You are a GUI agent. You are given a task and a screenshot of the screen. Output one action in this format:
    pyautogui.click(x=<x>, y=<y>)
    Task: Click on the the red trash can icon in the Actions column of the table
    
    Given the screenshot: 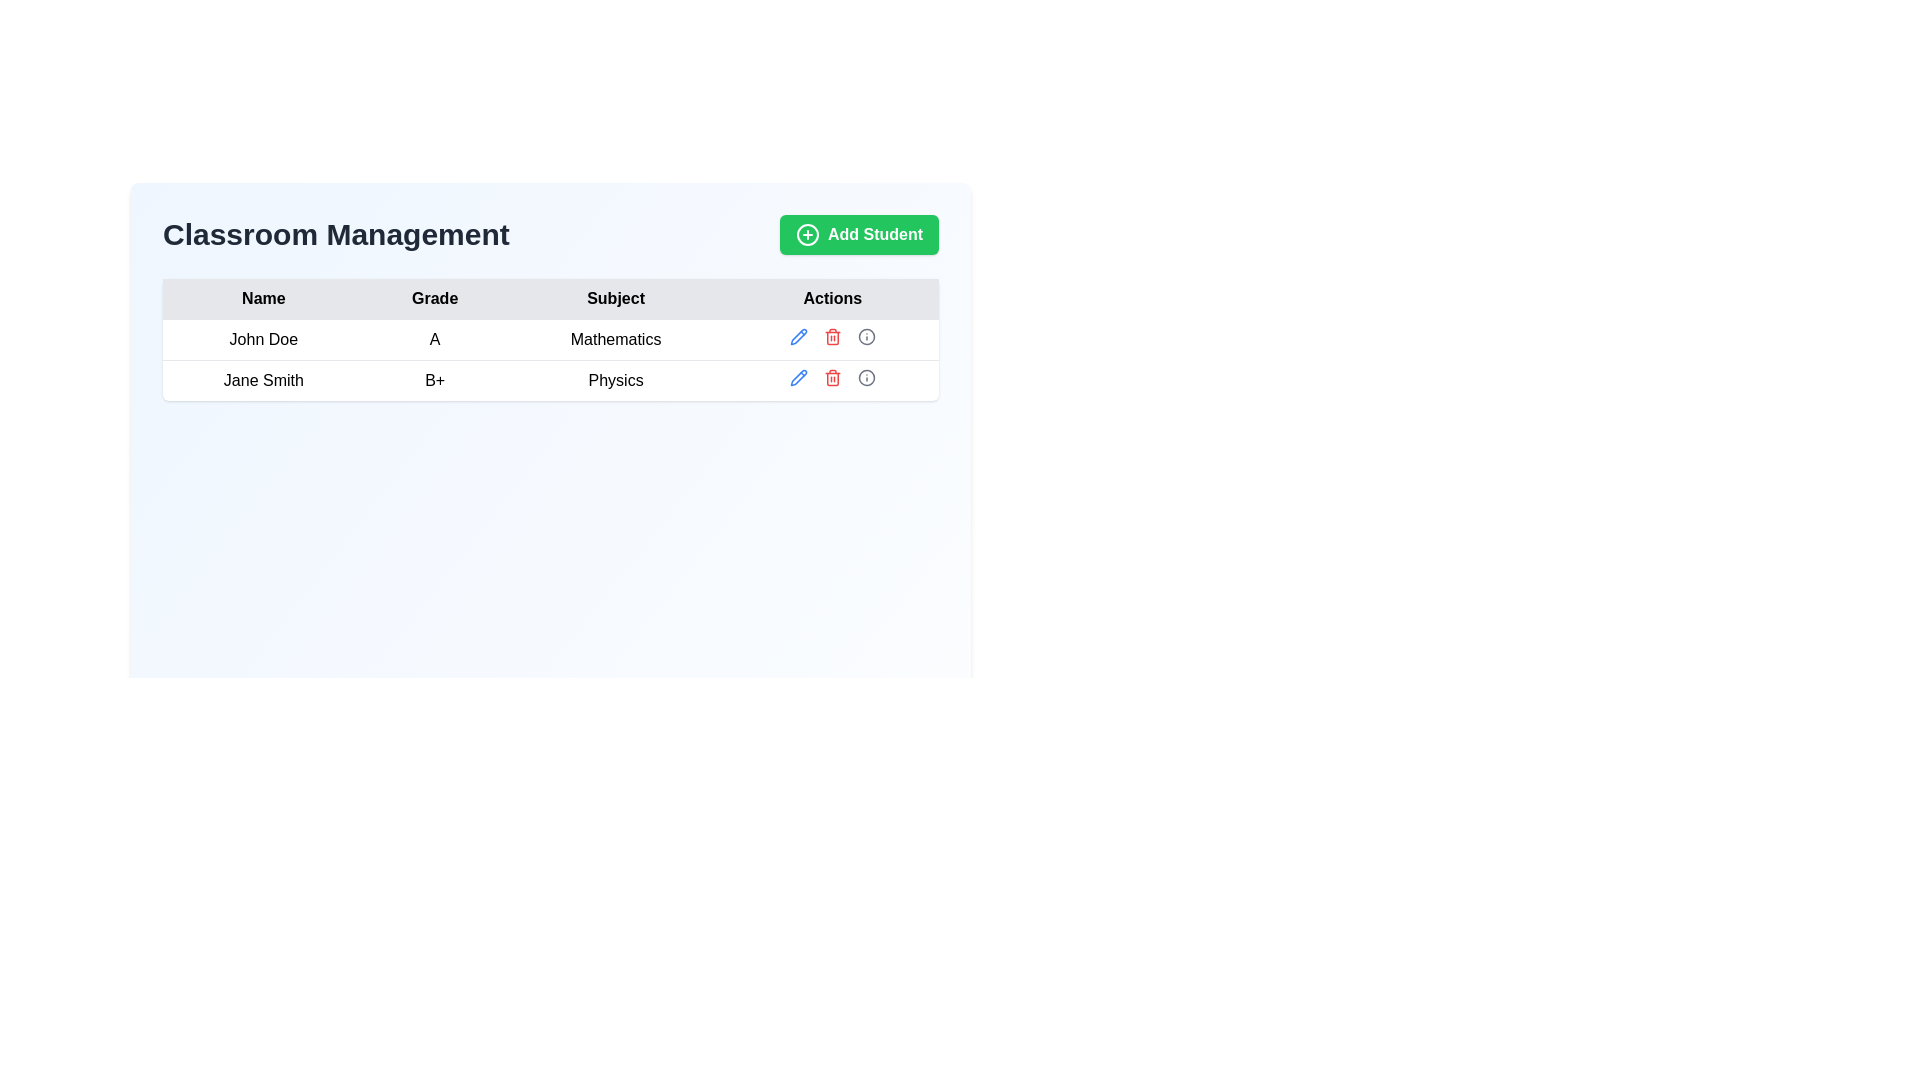 What is the action you would take?
    pyautogui.click(x=831, y=335)
    